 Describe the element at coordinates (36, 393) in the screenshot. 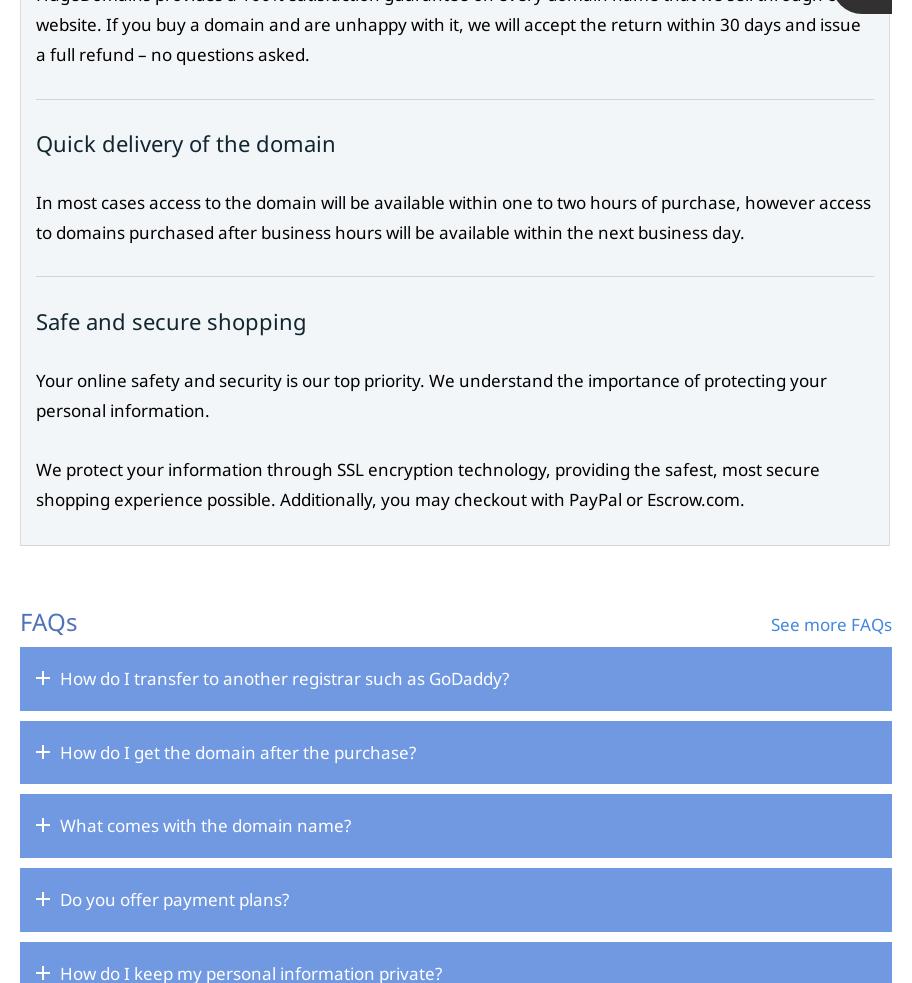

I see `'Your online safety and security is our top priority. We understand the importance of protecting your personal information.'` at that location.